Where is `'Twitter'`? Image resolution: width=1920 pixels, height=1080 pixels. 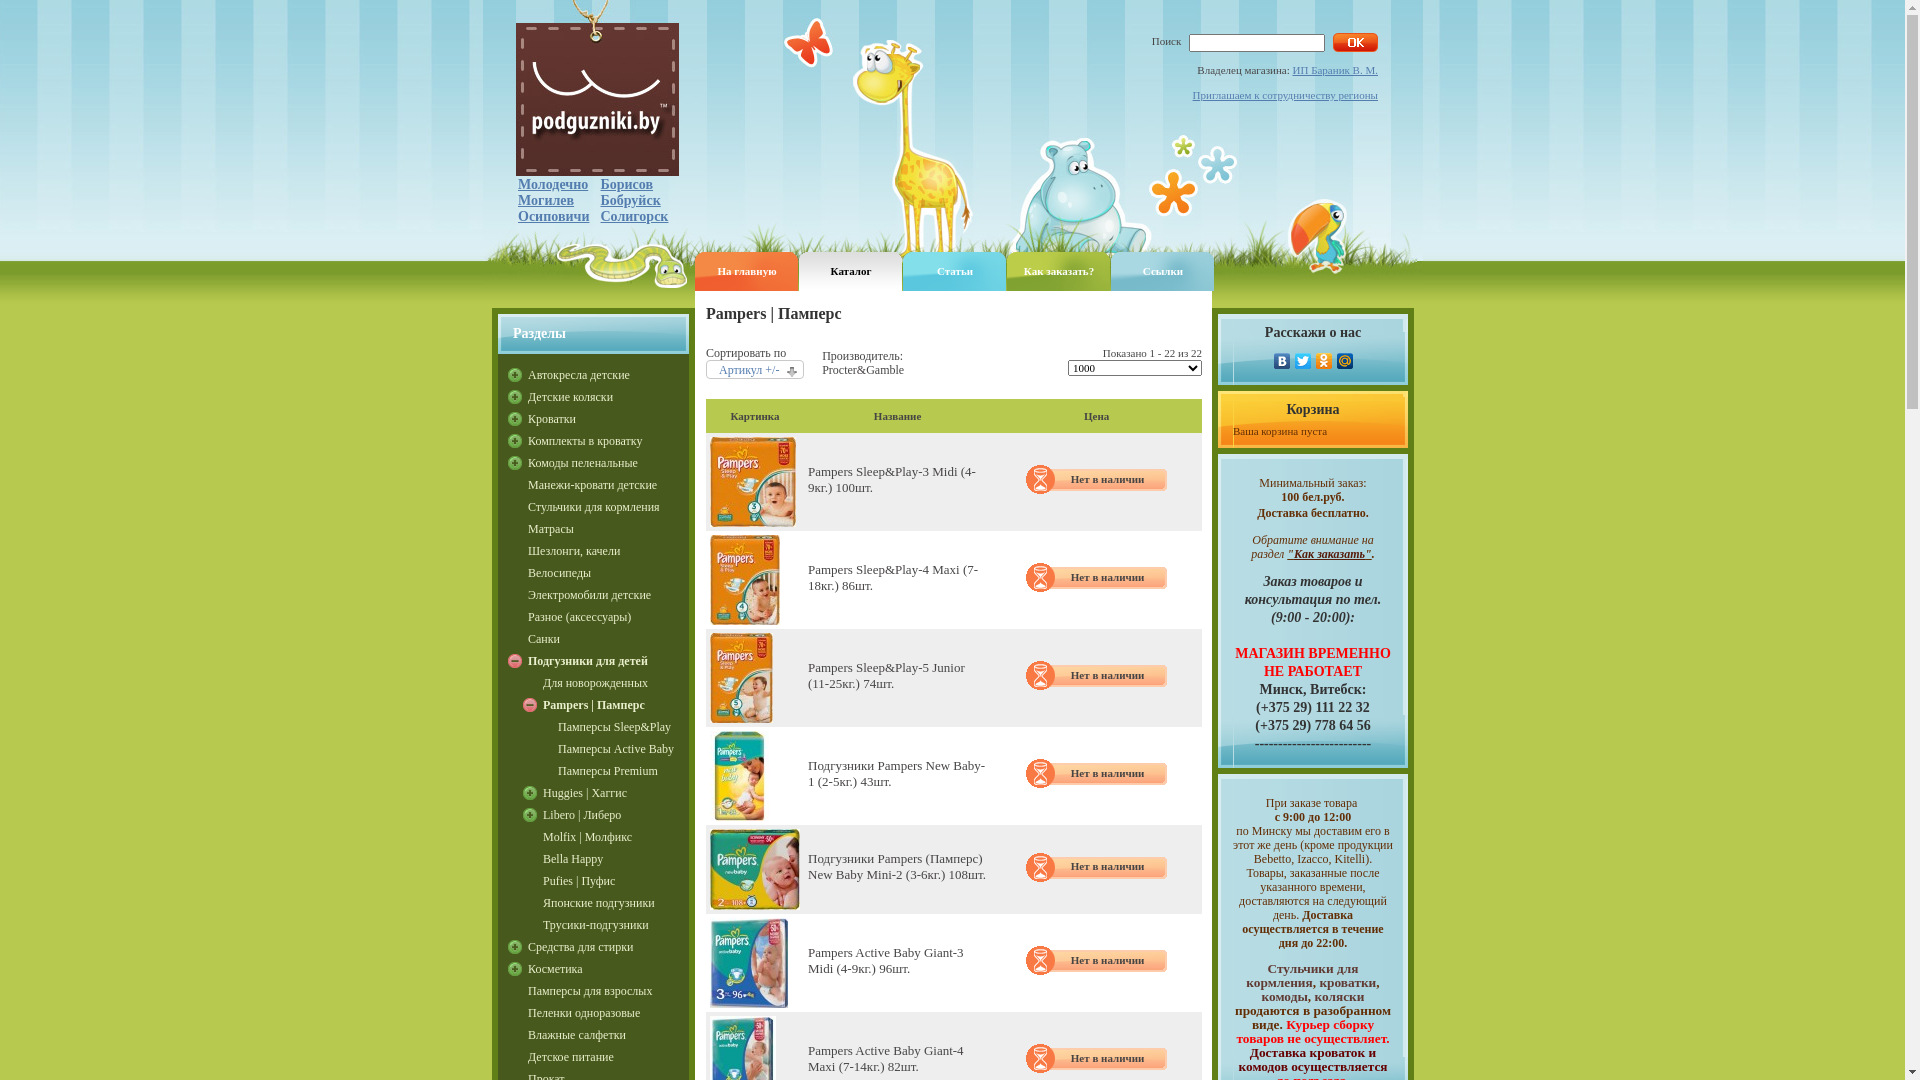 'Twitter' is located at coordinates (1302, 361).